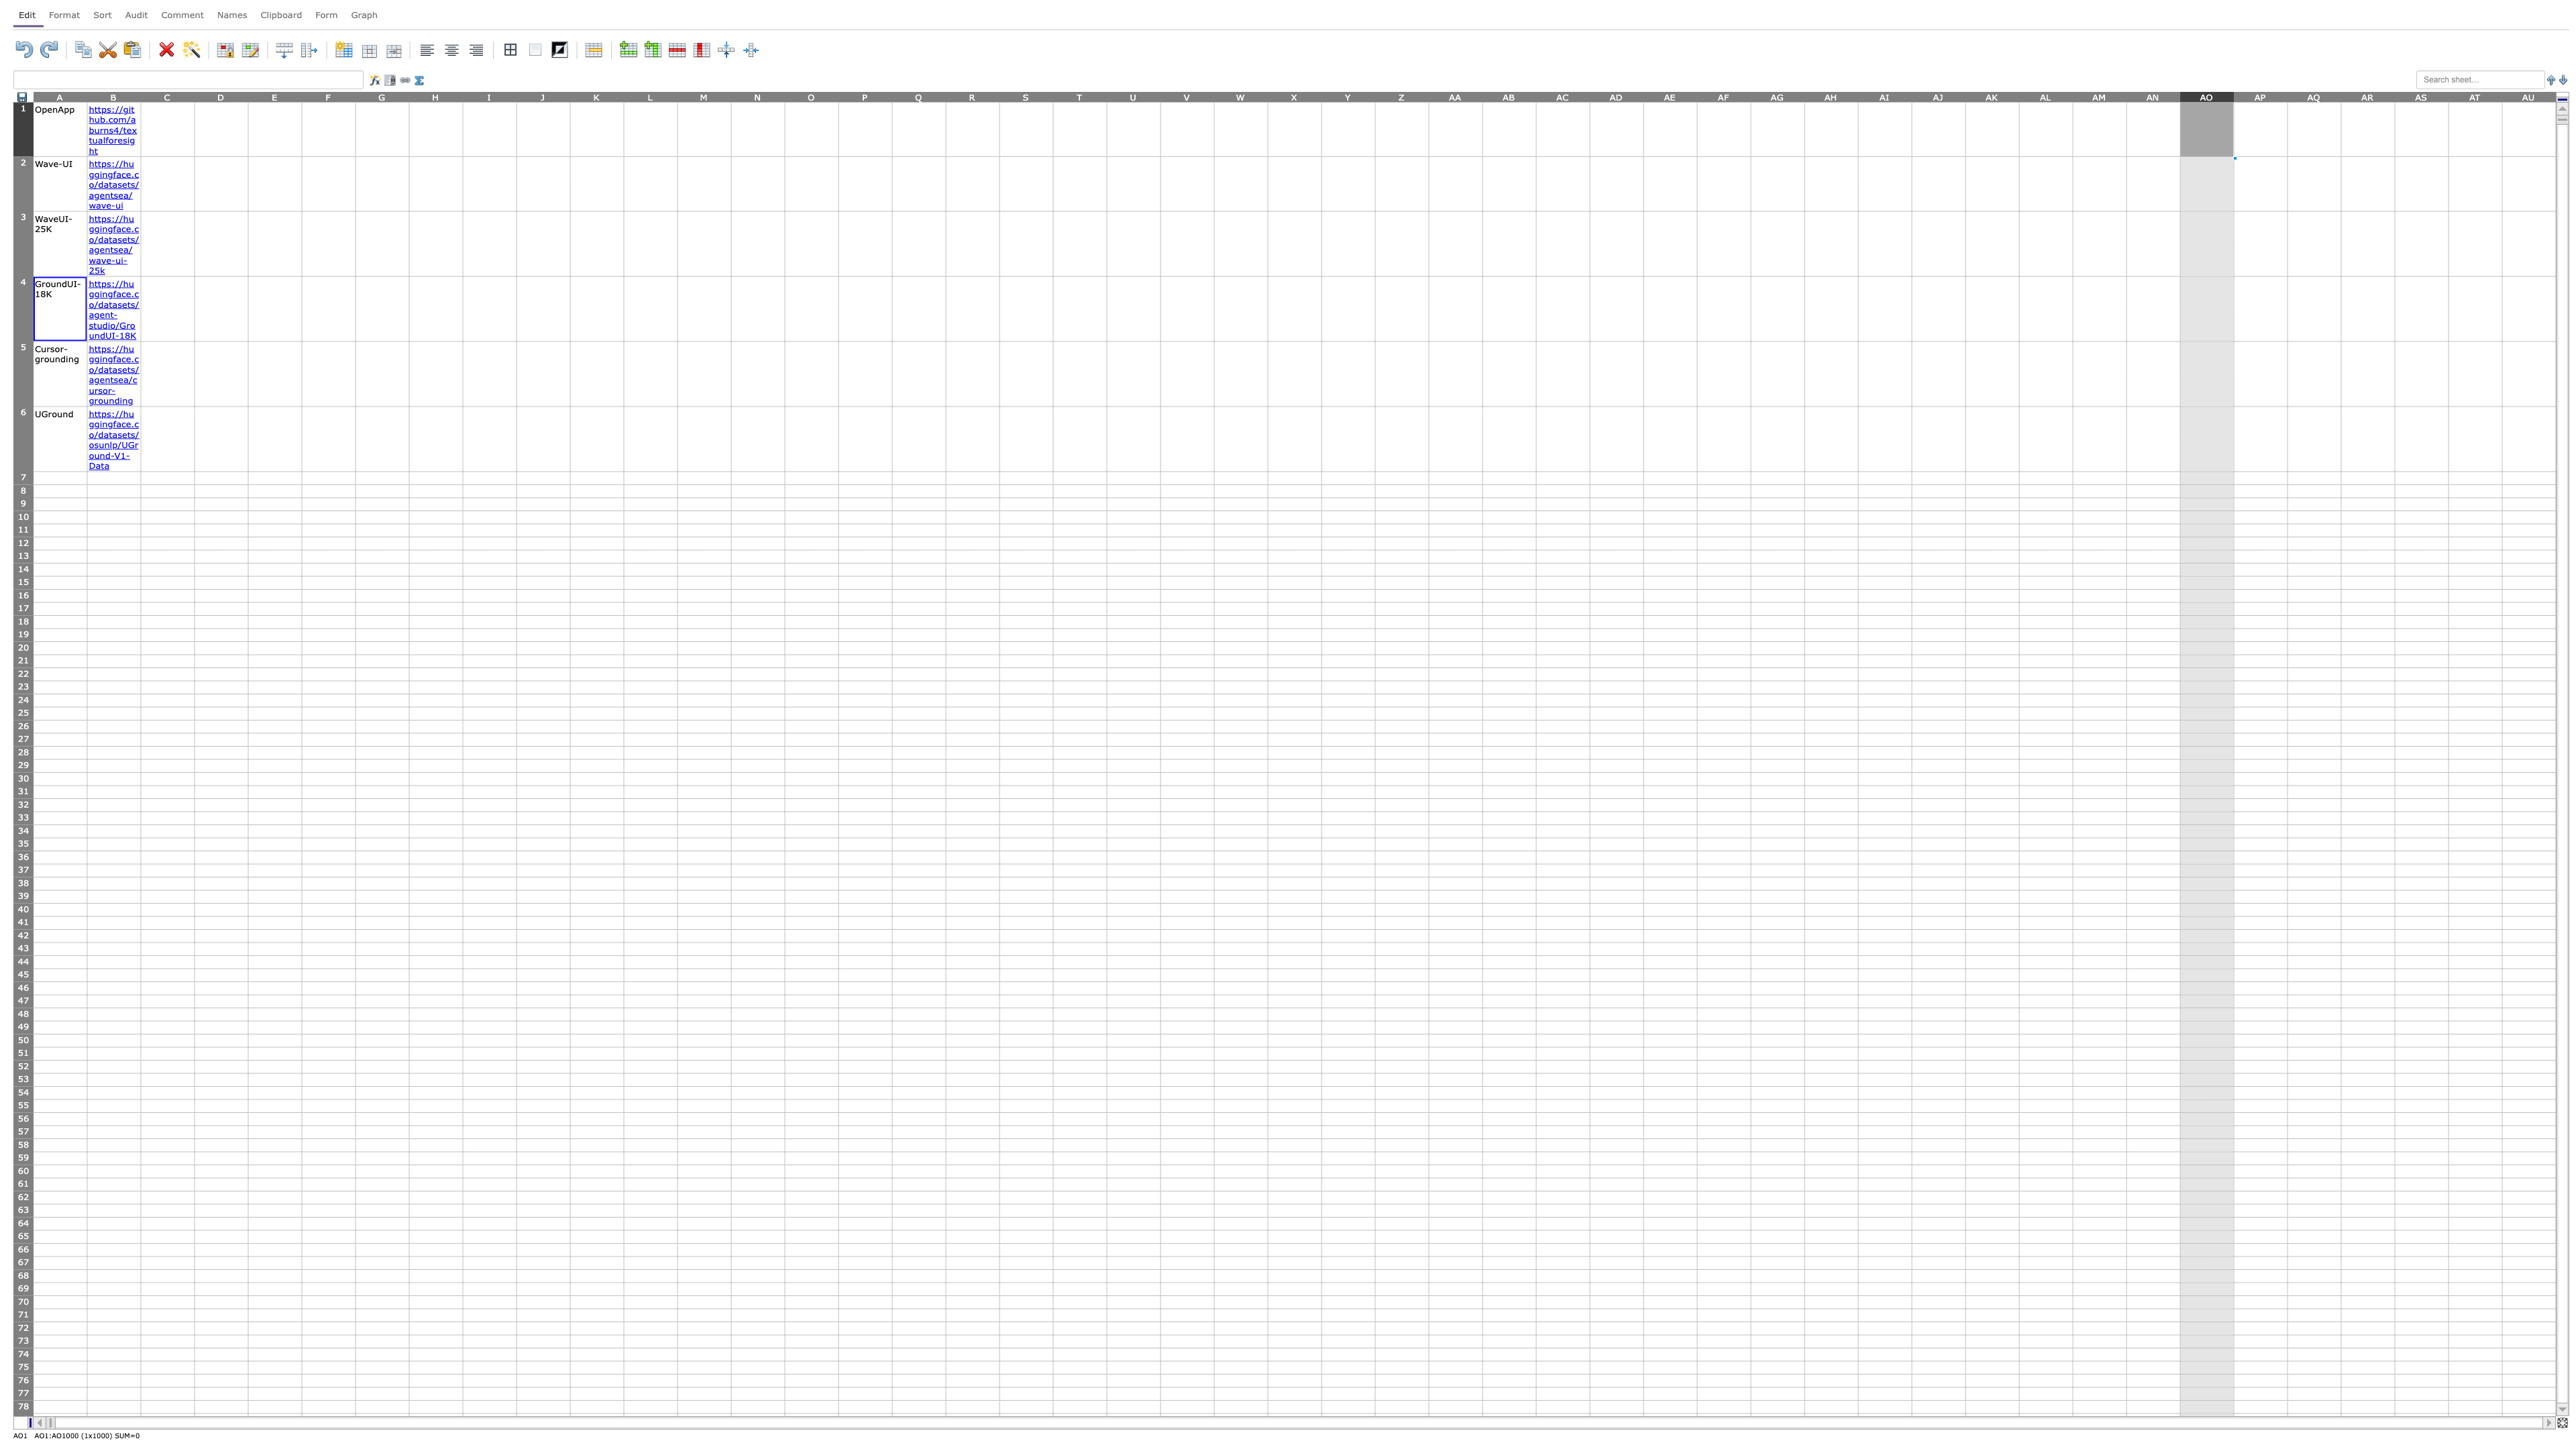 This screenshot has height=1449, width=2576. What do you see at coordinates (2260, 95) in the screenshot?
I see `column header AP` at bounding box center [2260, 95].